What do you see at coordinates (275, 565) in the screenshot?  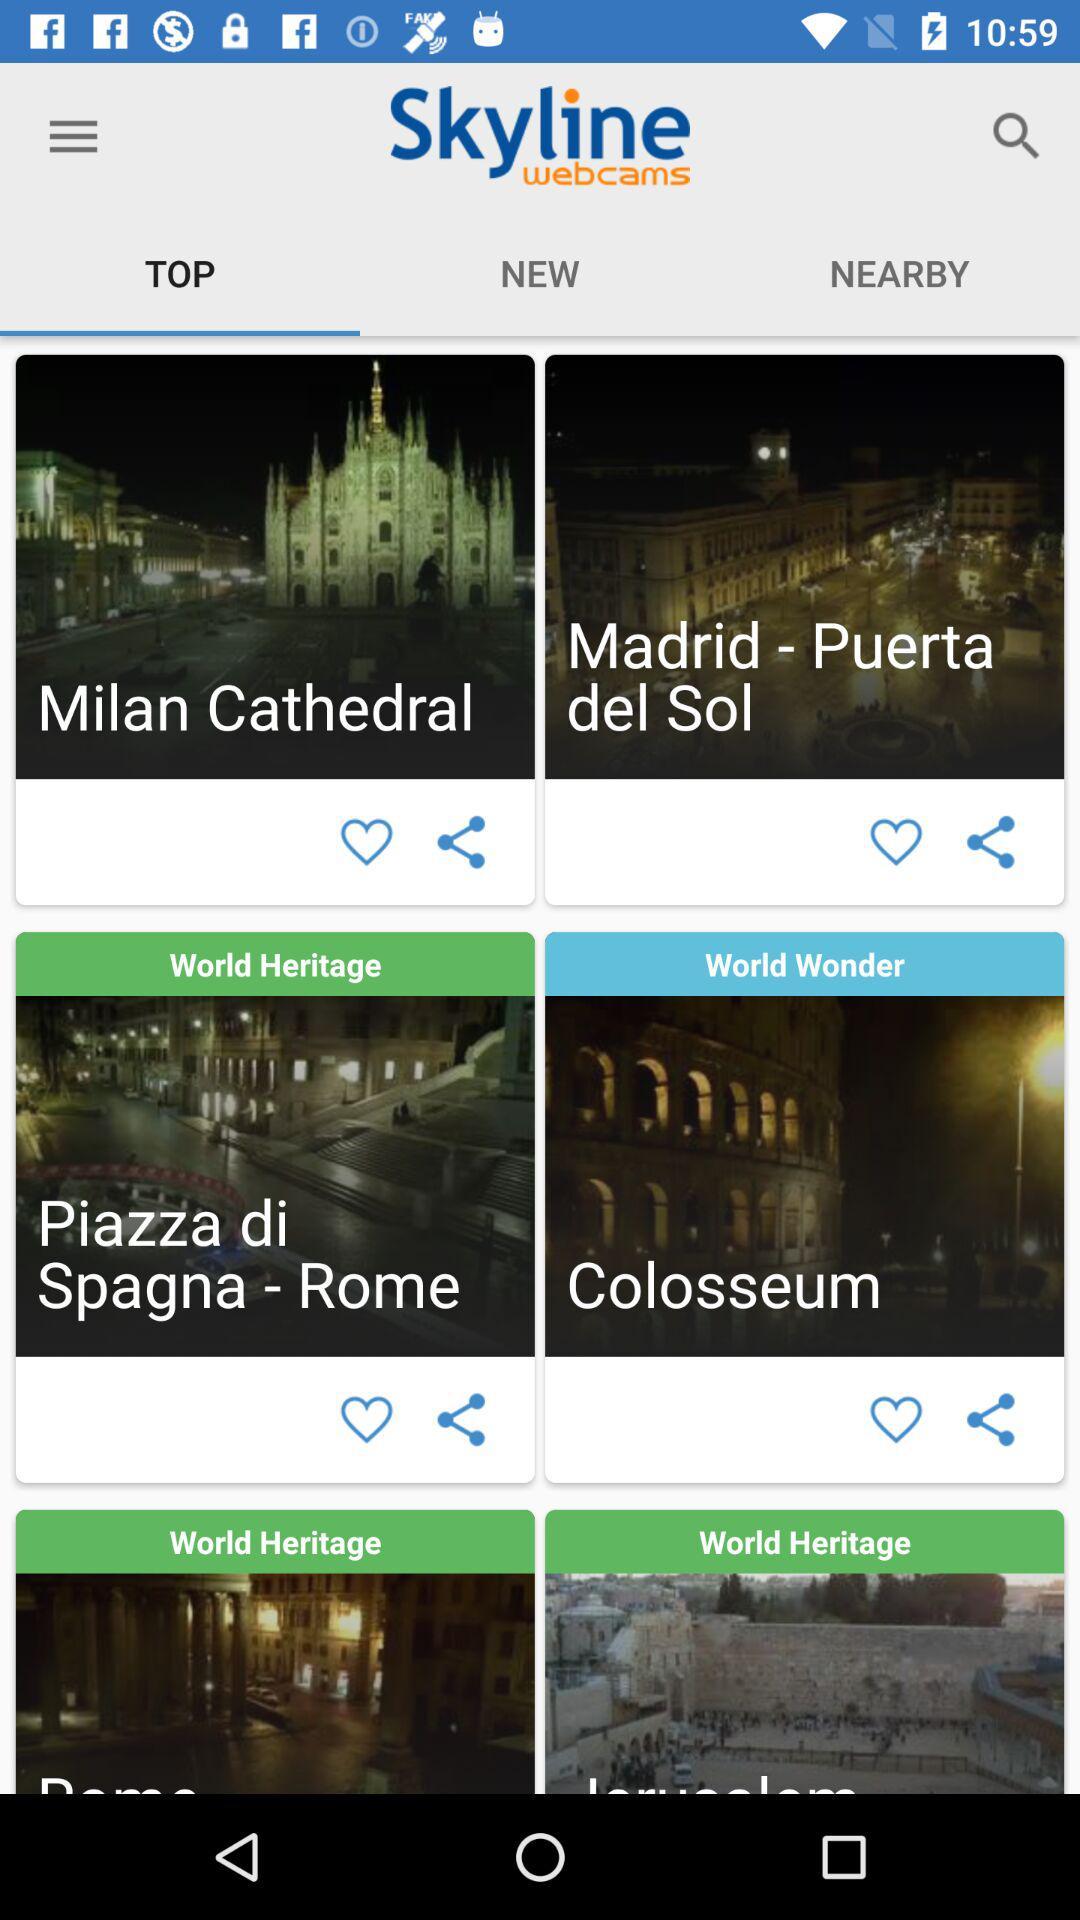 I see `camera feed` at bounding box center [275, 565].